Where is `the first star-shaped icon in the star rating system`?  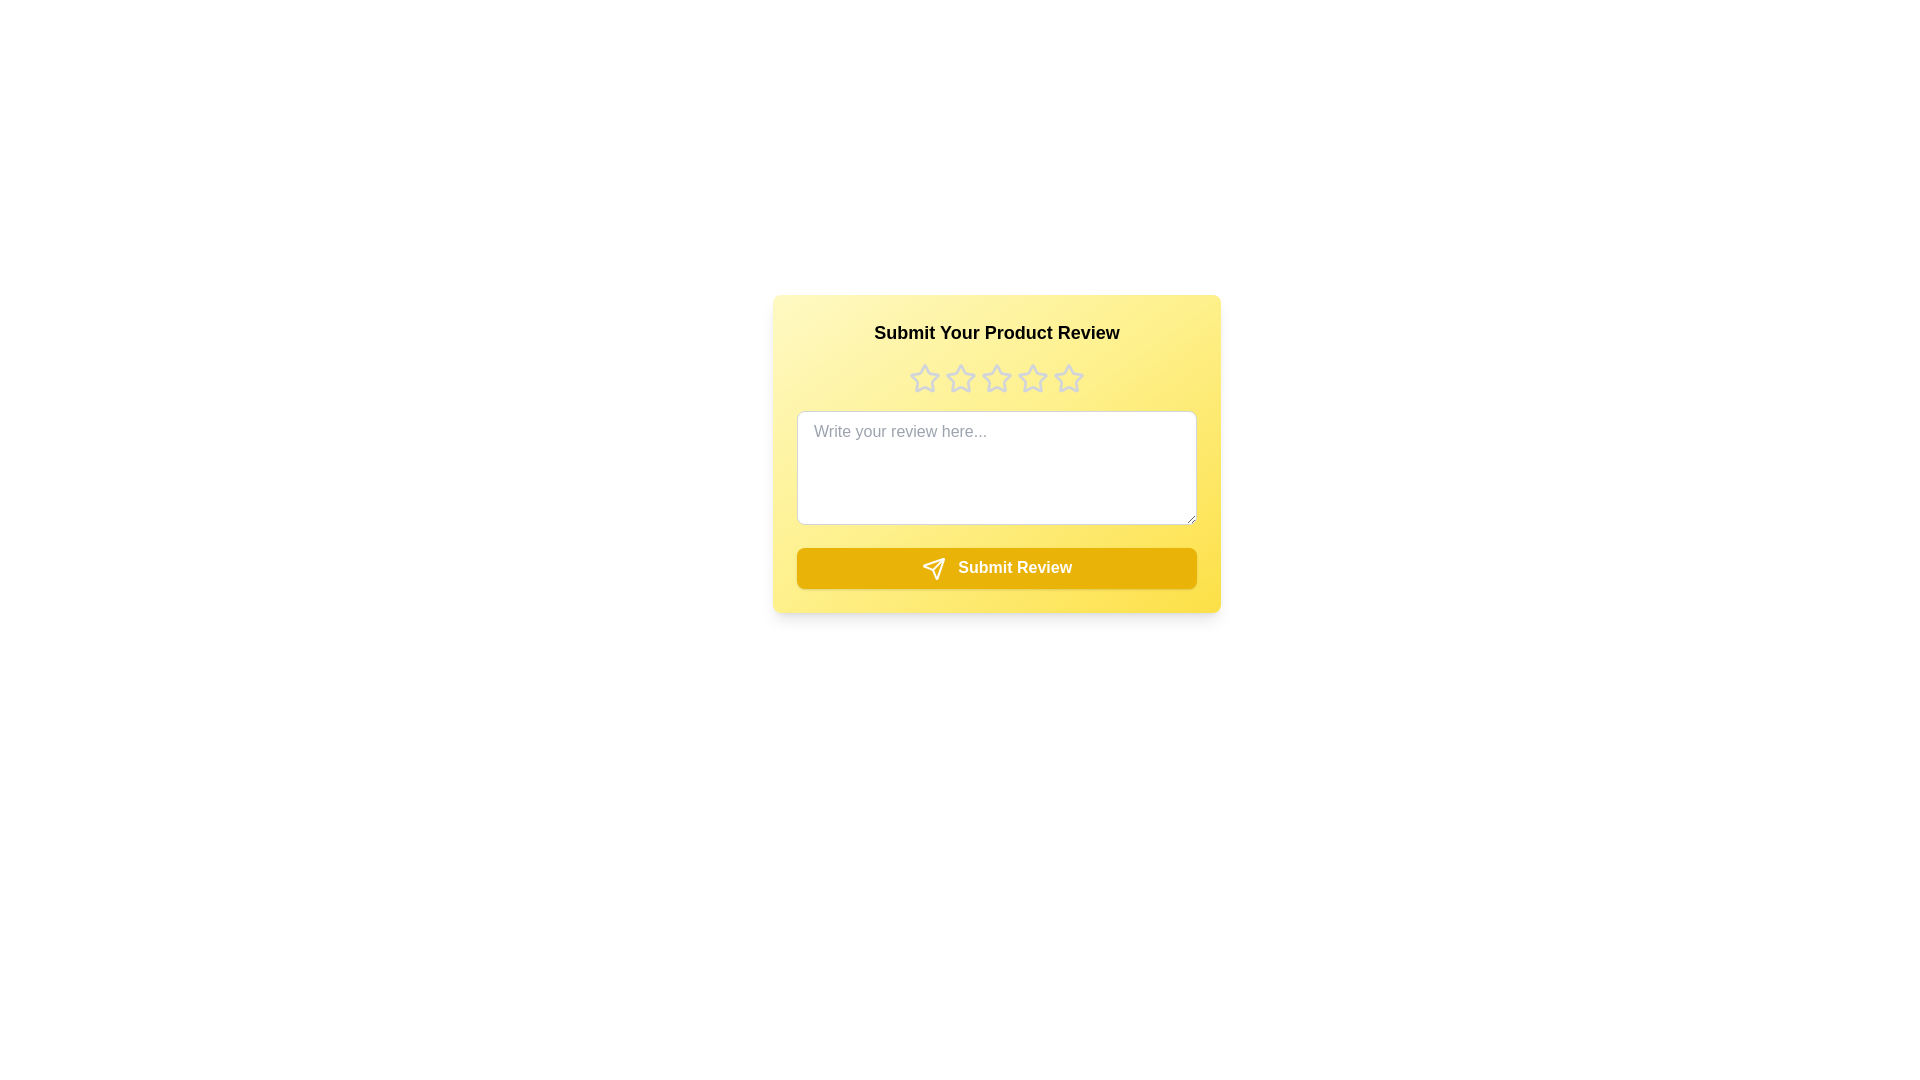
the first star-shaped icon in the star rating system is located at coordinates (924, 378).